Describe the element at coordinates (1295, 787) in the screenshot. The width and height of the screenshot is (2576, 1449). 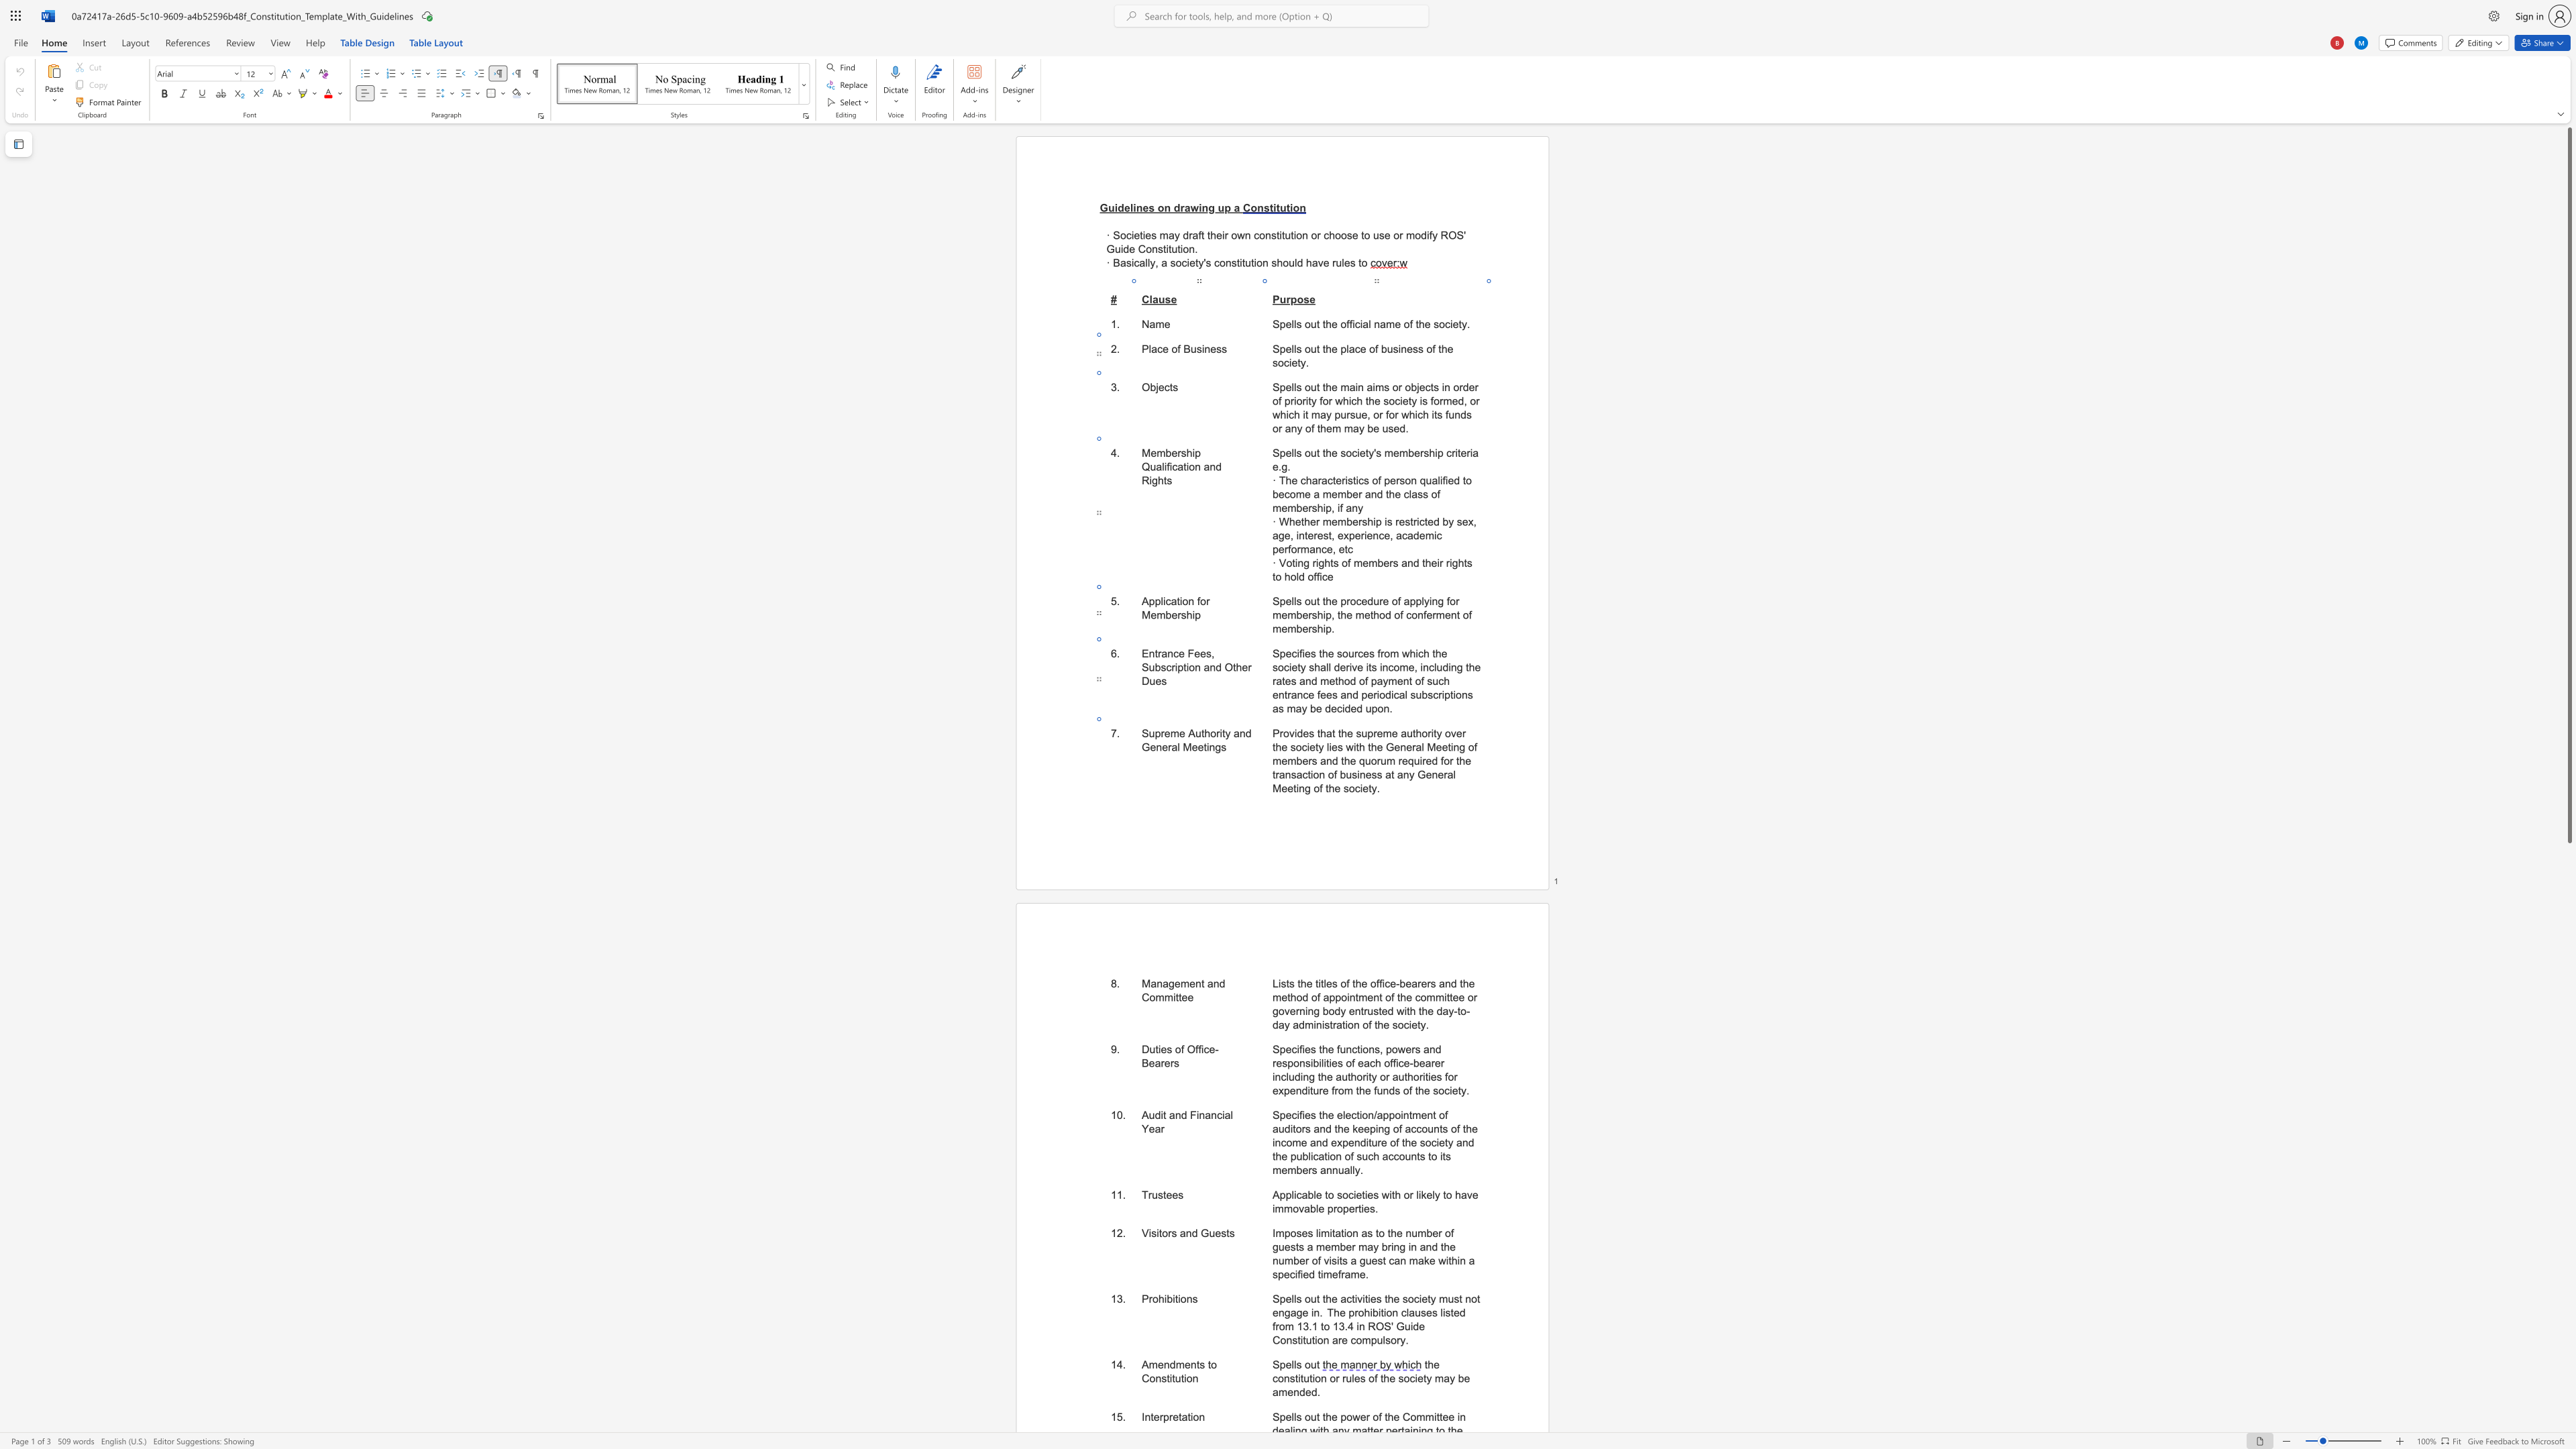
I see `the 5th character "t" in the text` at that location.